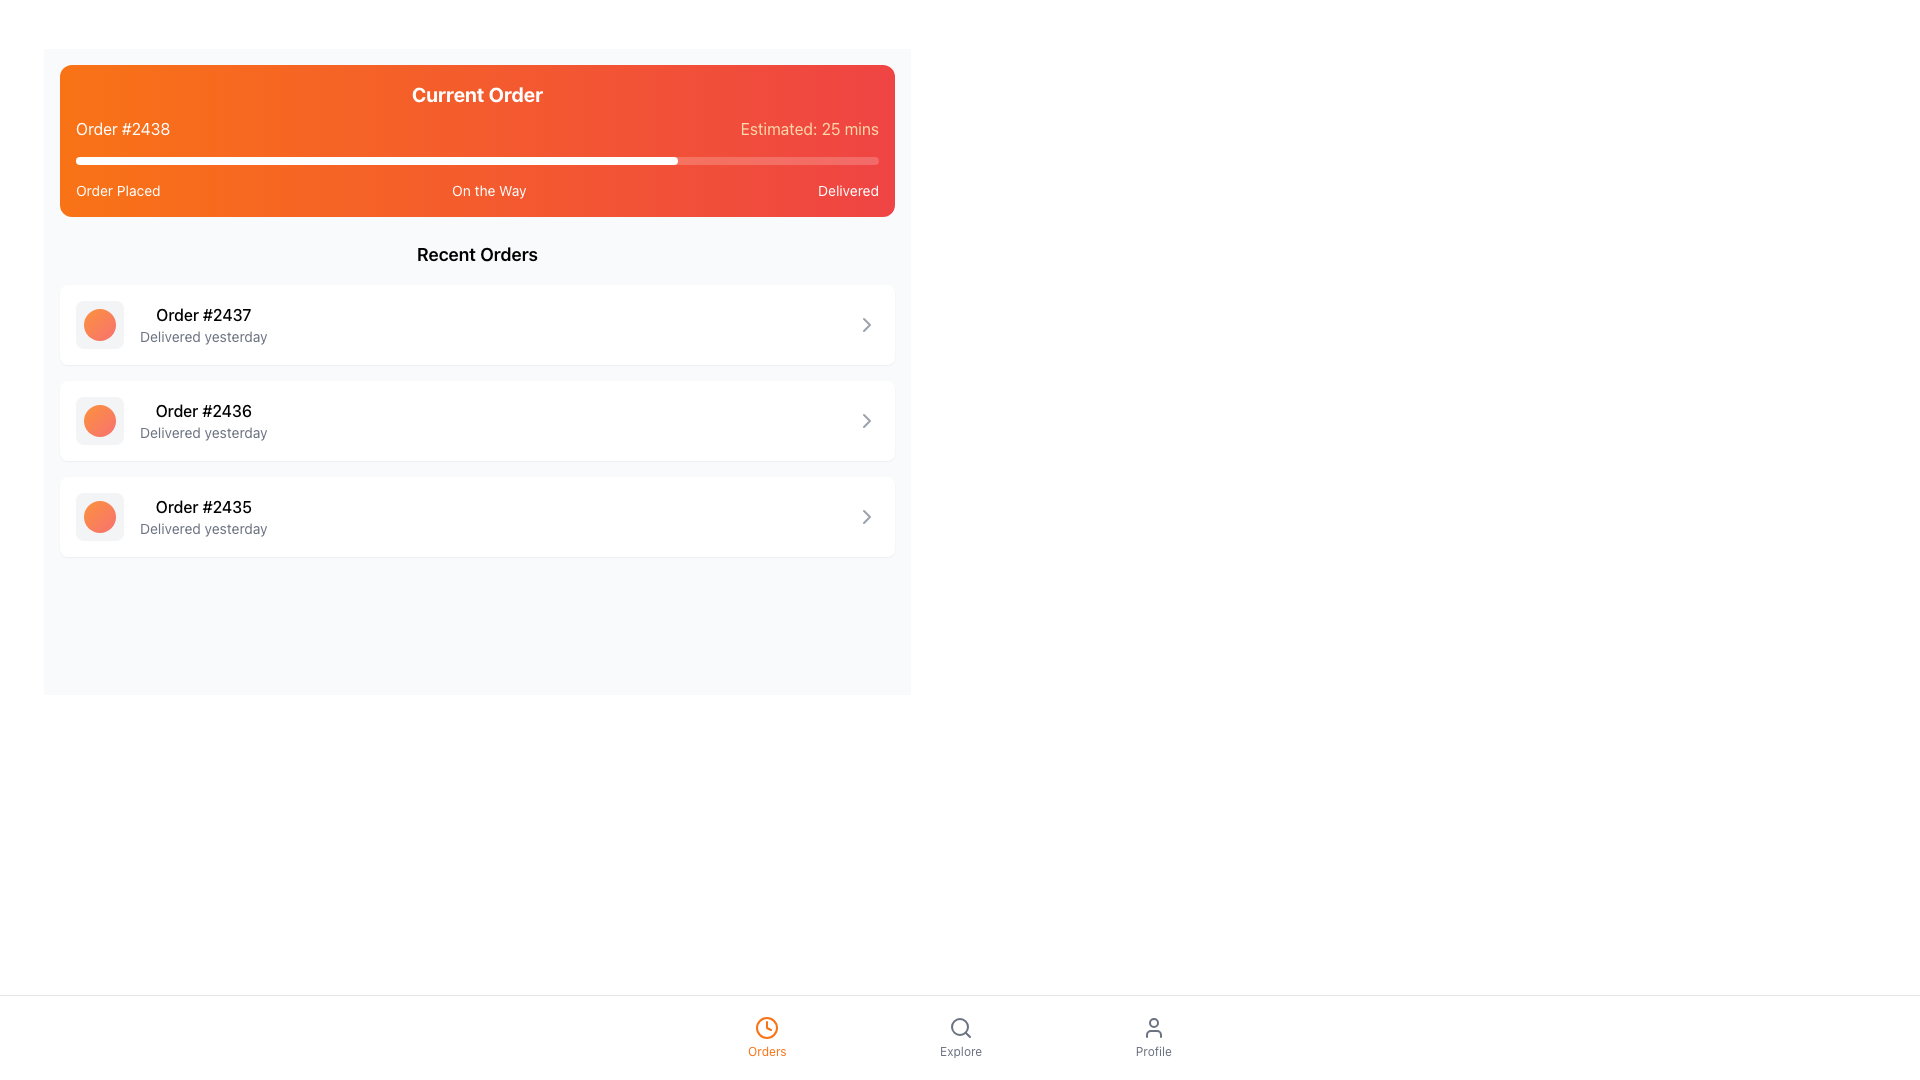  What do you see at coordinates (867, 419) in the screenshot?
I see `the right-pointing gray chevron icon located in the far-right section of the 'Order #2436 Delivered yesterday' card` at bounding box center [867, 419].